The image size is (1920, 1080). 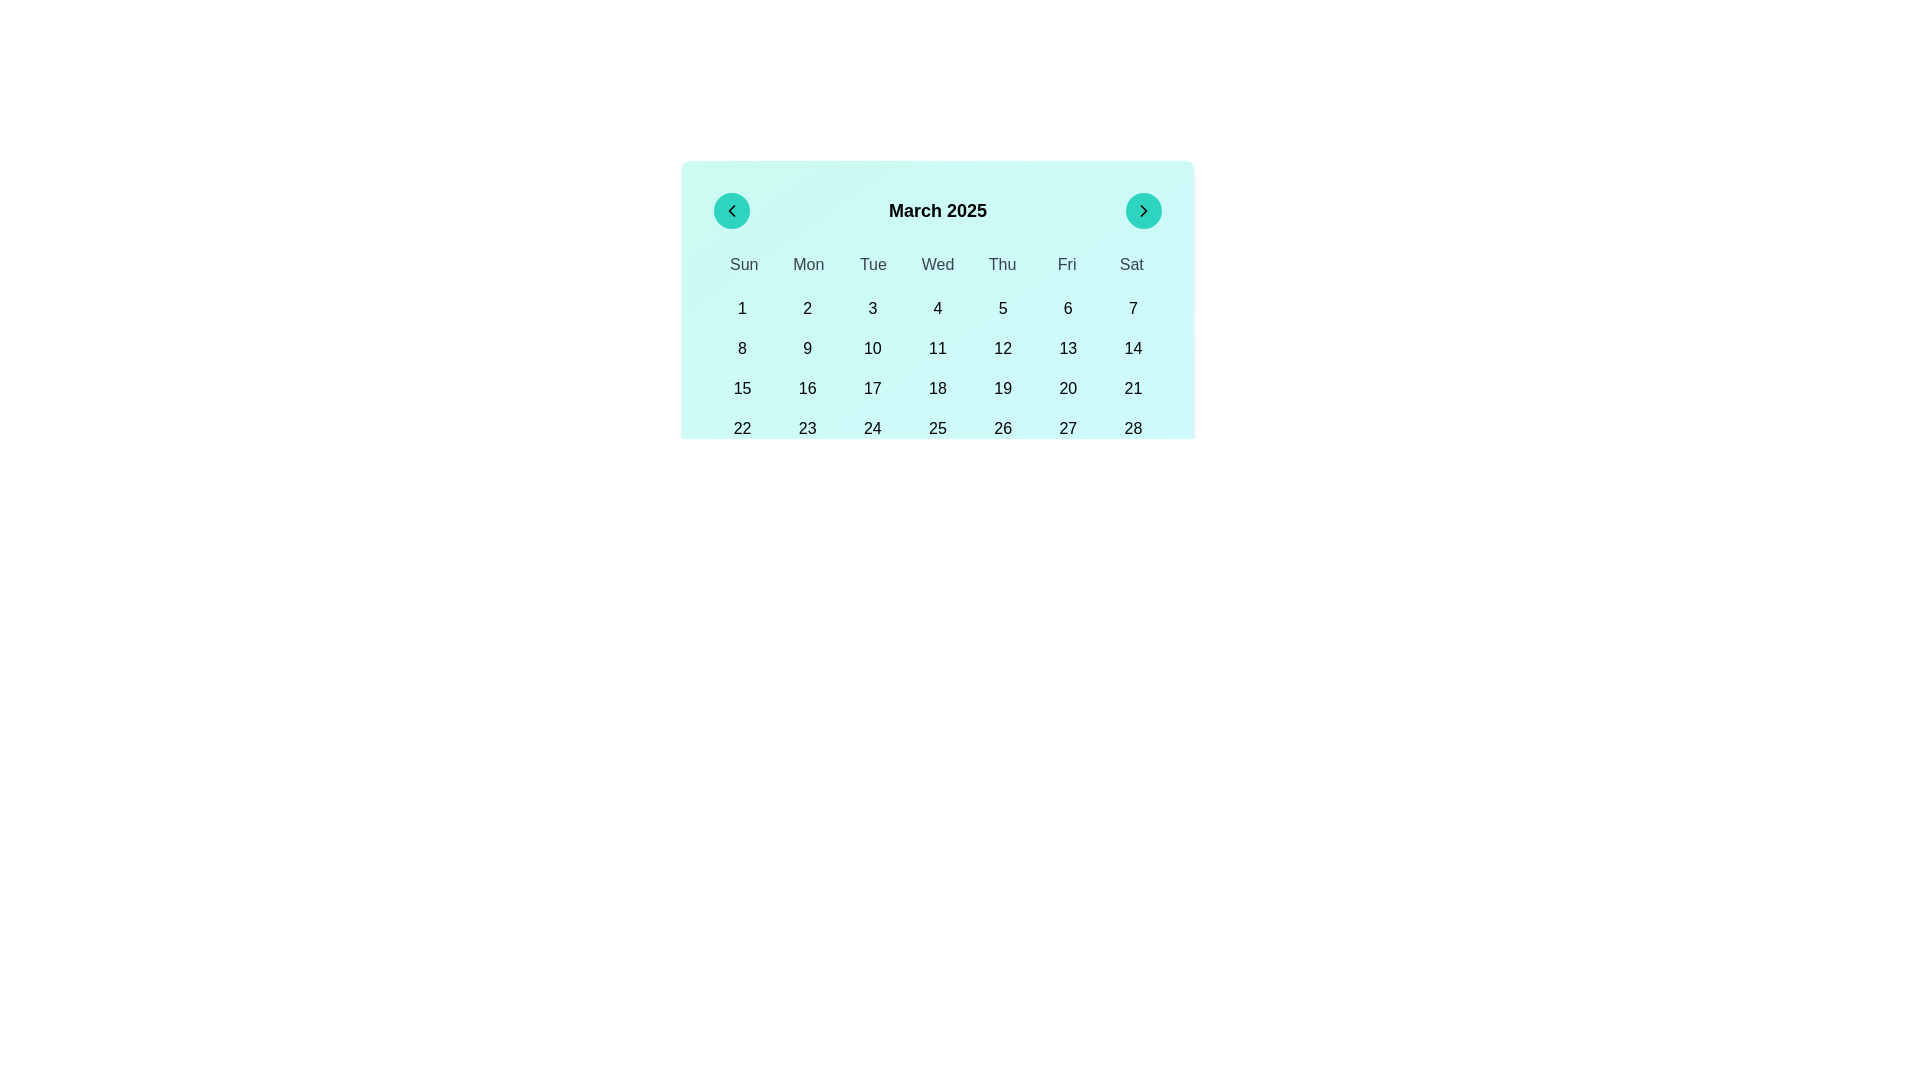 I want to click on the calendar date button for '13' located in the second row under 'Fri', so click(x=1067, y=347).